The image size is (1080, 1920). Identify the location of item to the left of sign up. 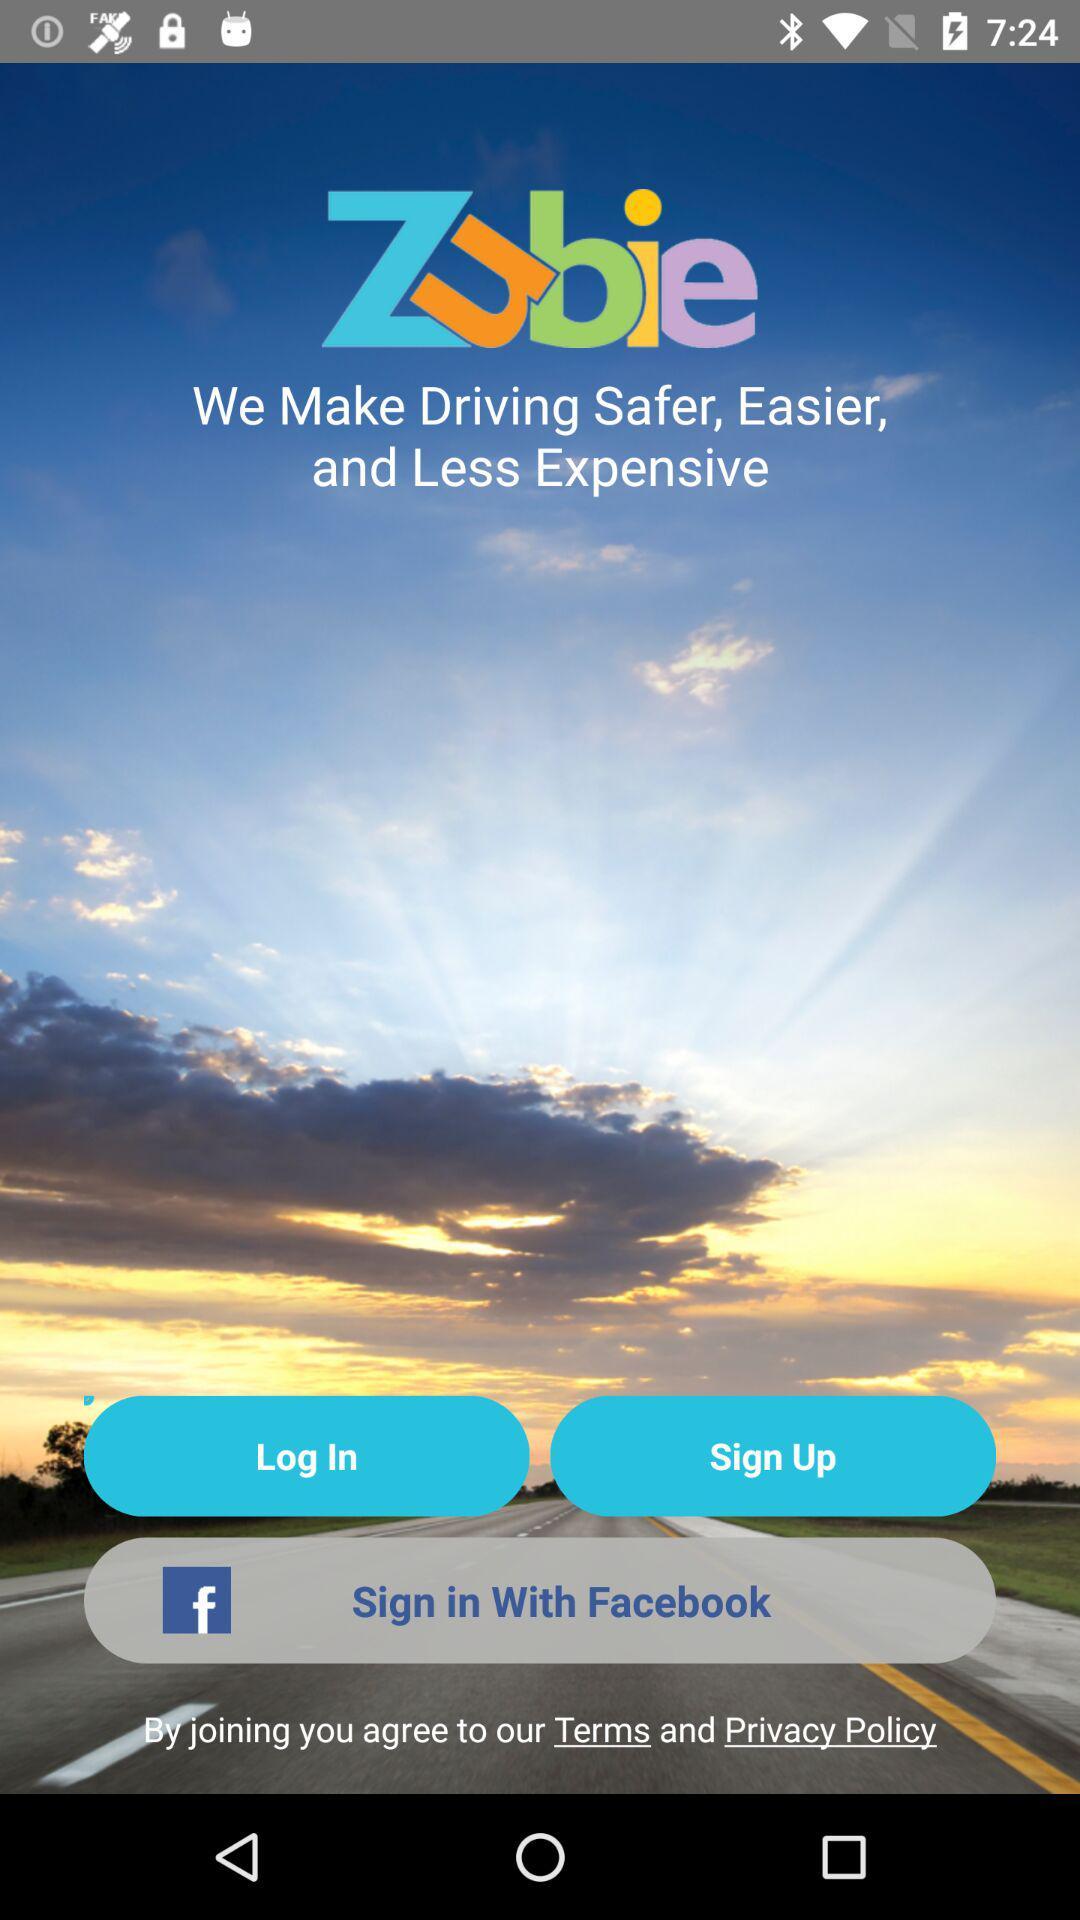
(306, 1456).